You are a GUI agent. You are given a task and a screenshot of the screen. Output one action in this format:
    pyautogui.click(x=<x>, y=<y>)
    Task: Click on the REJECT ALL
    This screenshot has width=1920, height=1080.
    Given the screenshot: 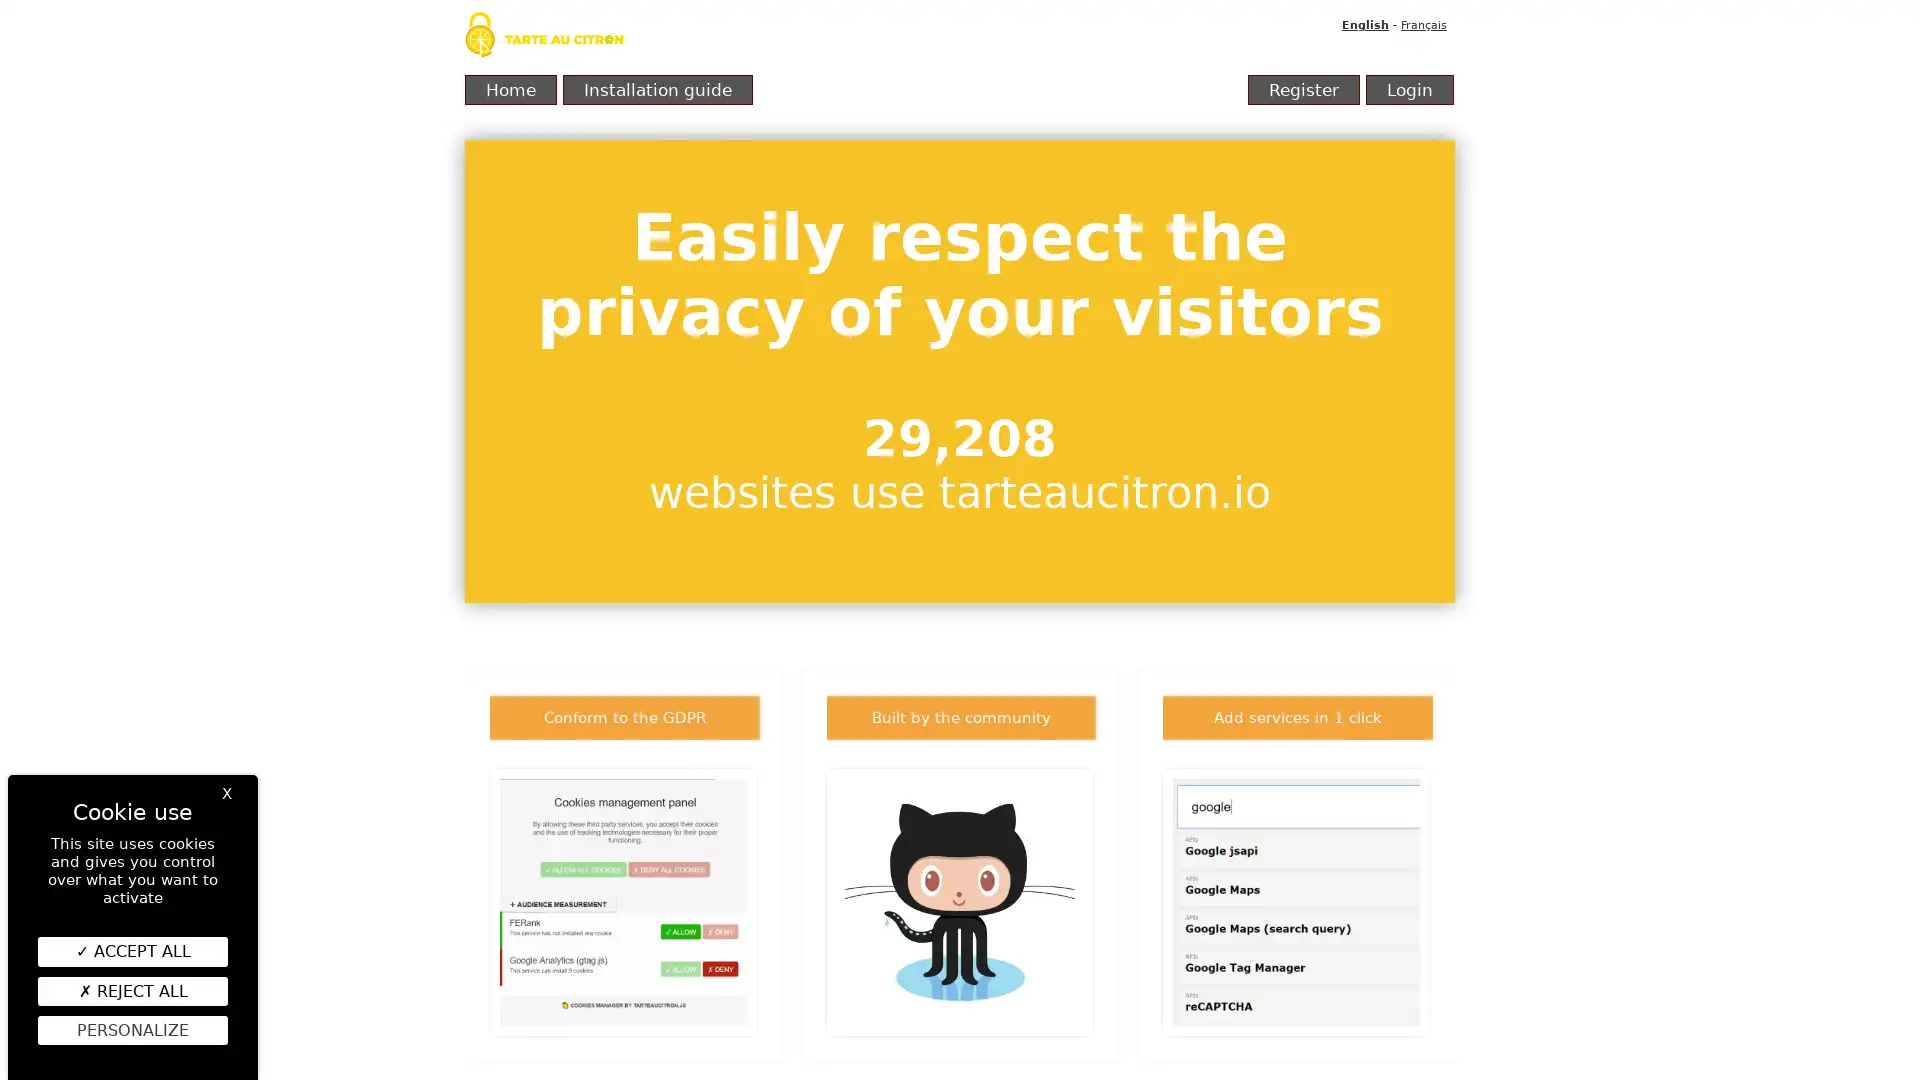 What is the action you would take?
    pyautogui.click(x=132, y=990)
    